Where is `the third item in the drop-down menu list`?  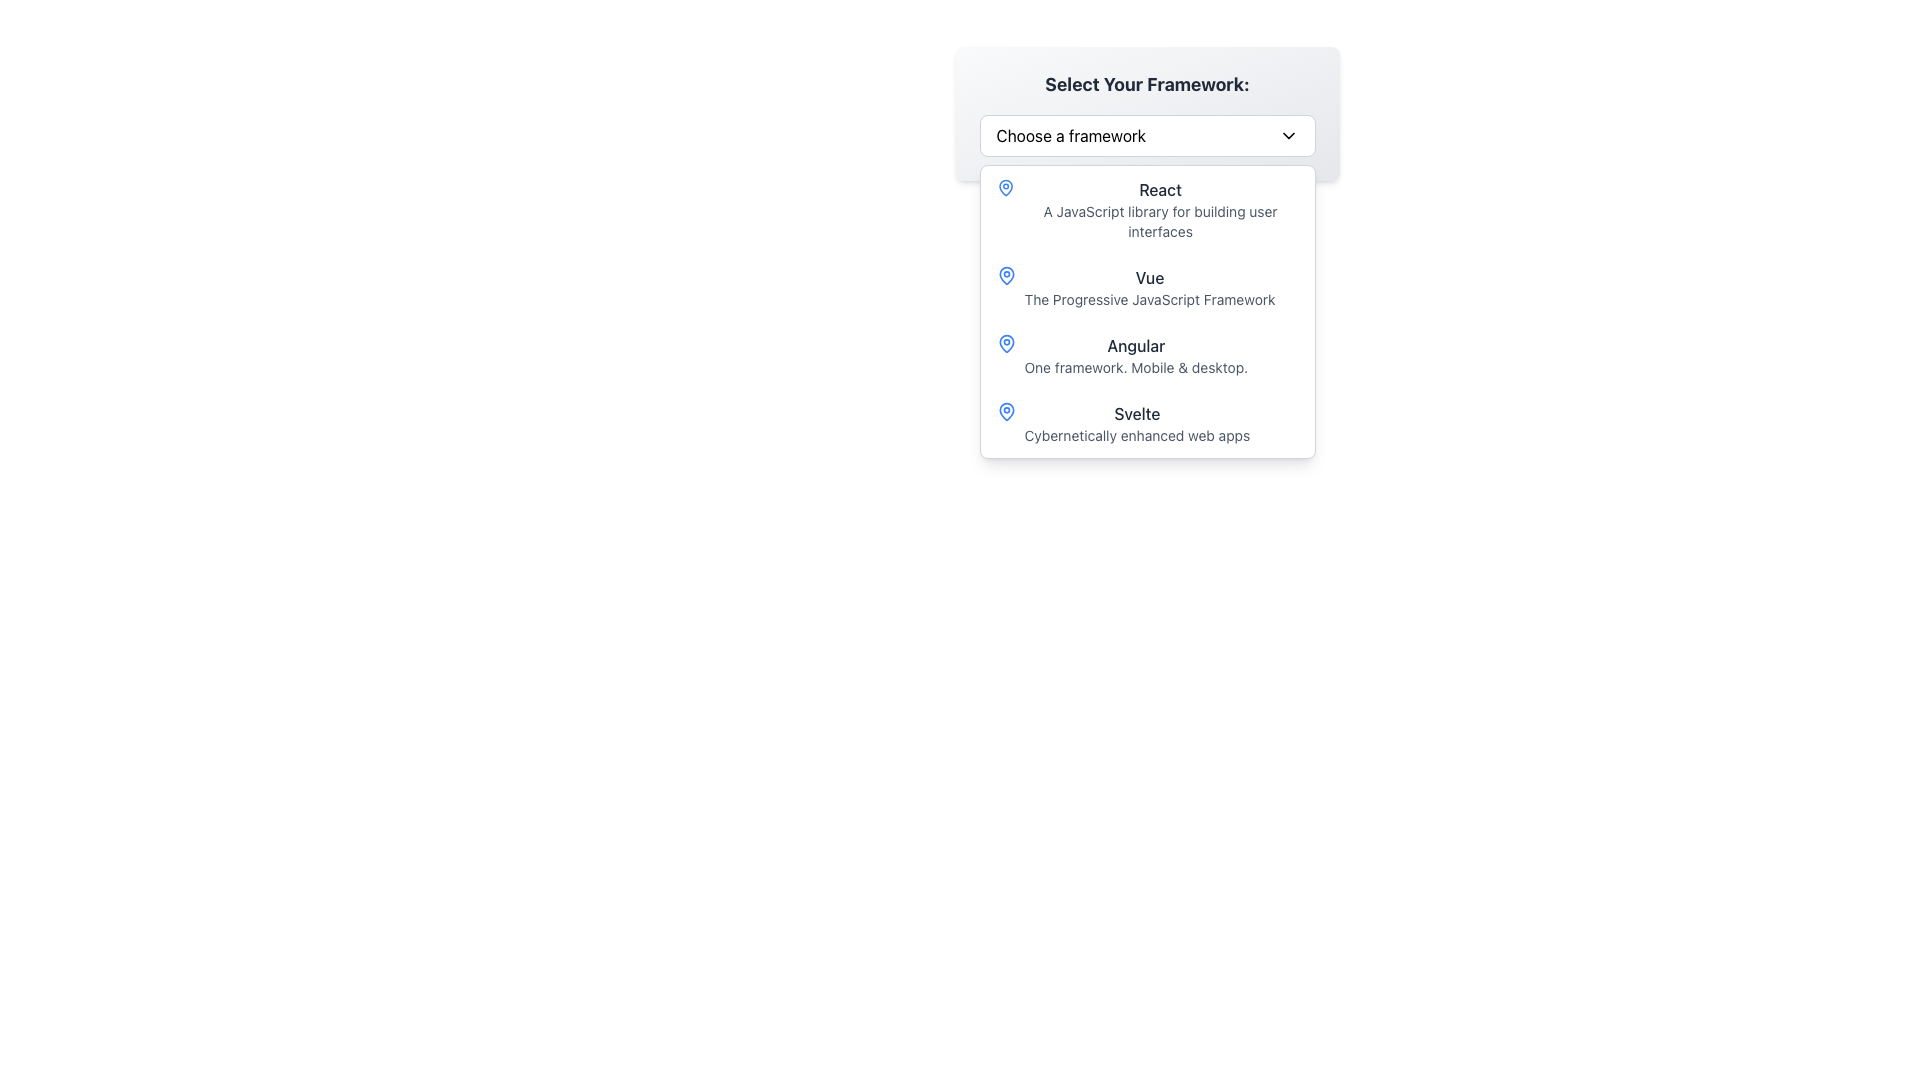 the third item in the drop-down menu list is located at coordinates (1147, 354).